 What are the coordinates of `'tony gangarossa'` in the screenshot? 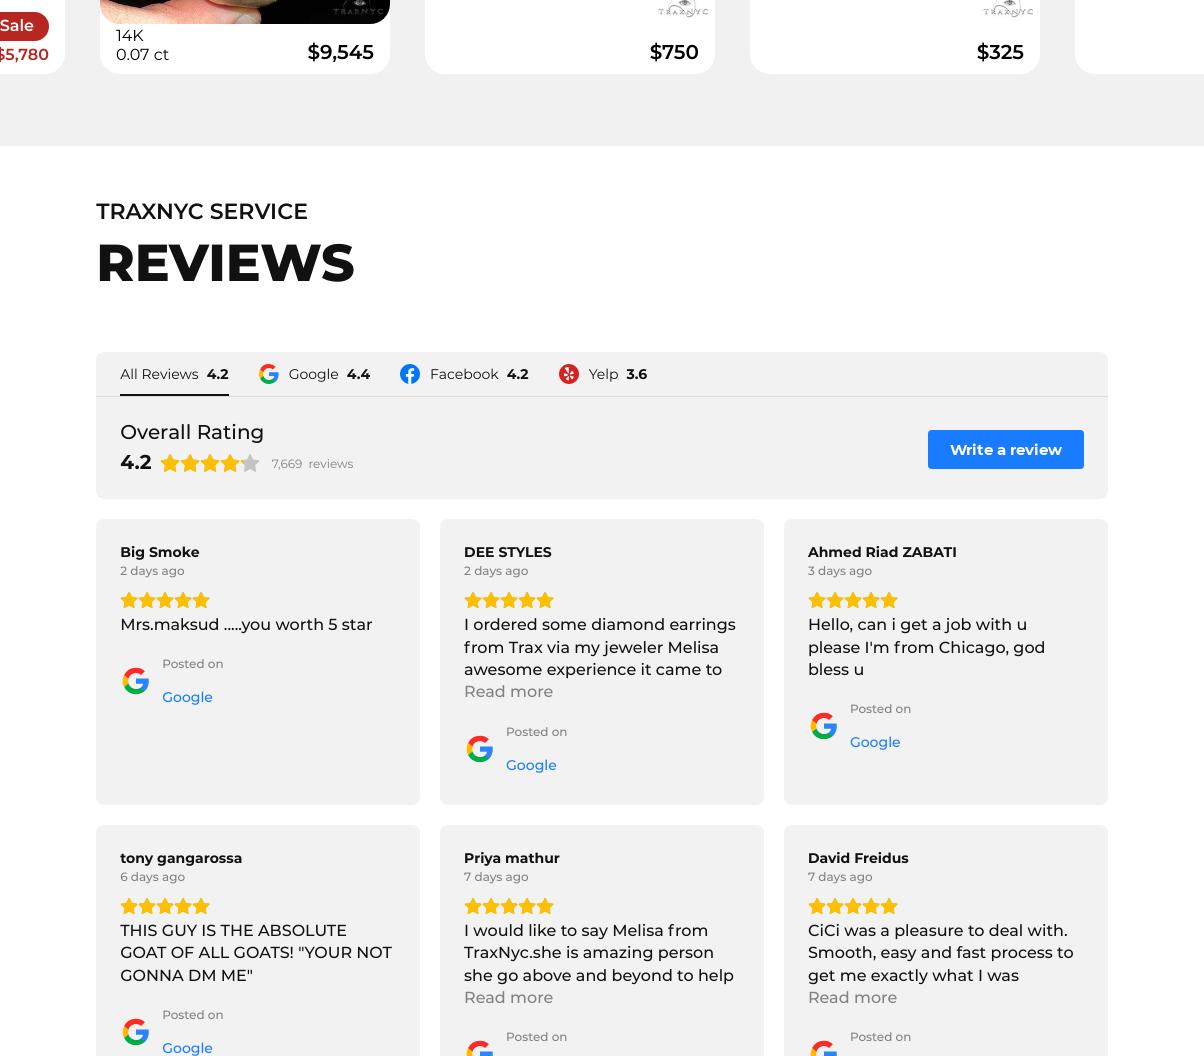 It's located at (180, 857).